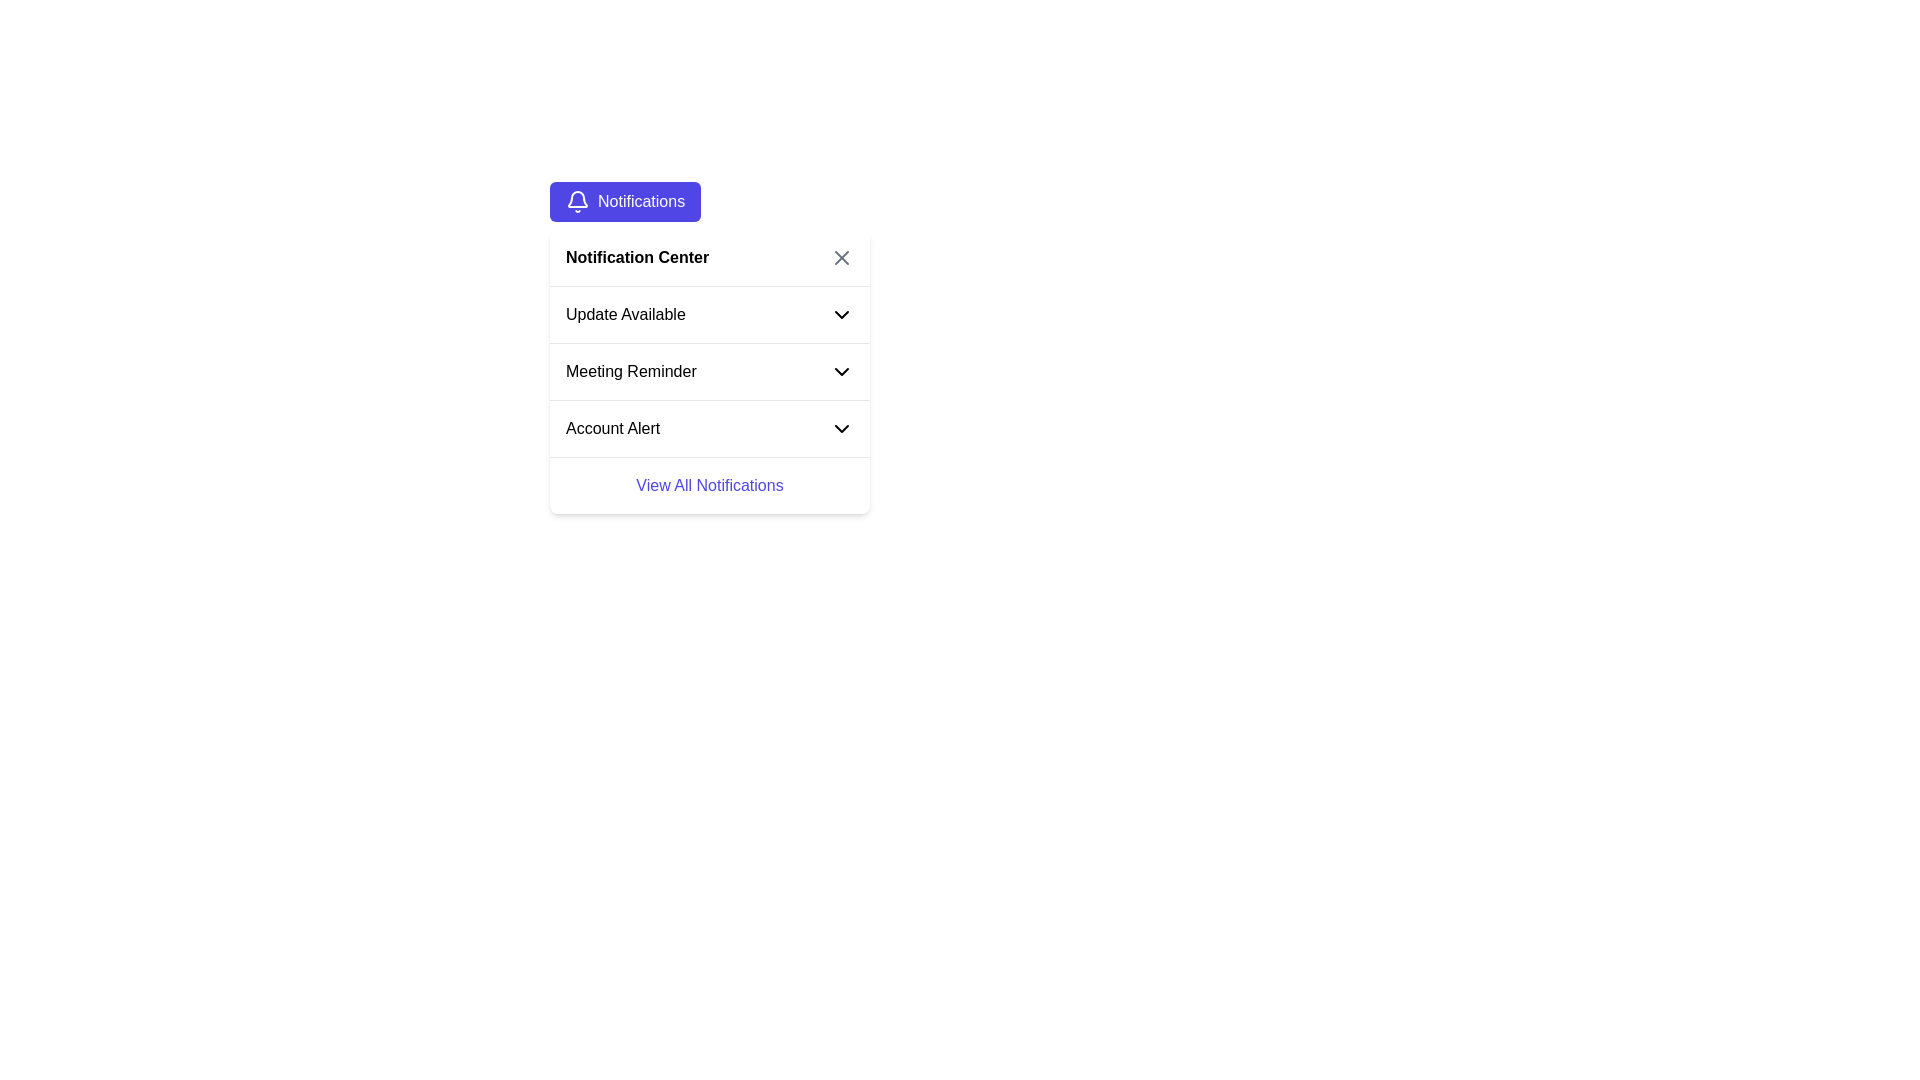 Image resolution: width=1920 pixels, height=1080 pixels. I want to click on the second item in the notification list, which is the Expandable Notification Item for 'Meeting Reminder', so click(710, 371).